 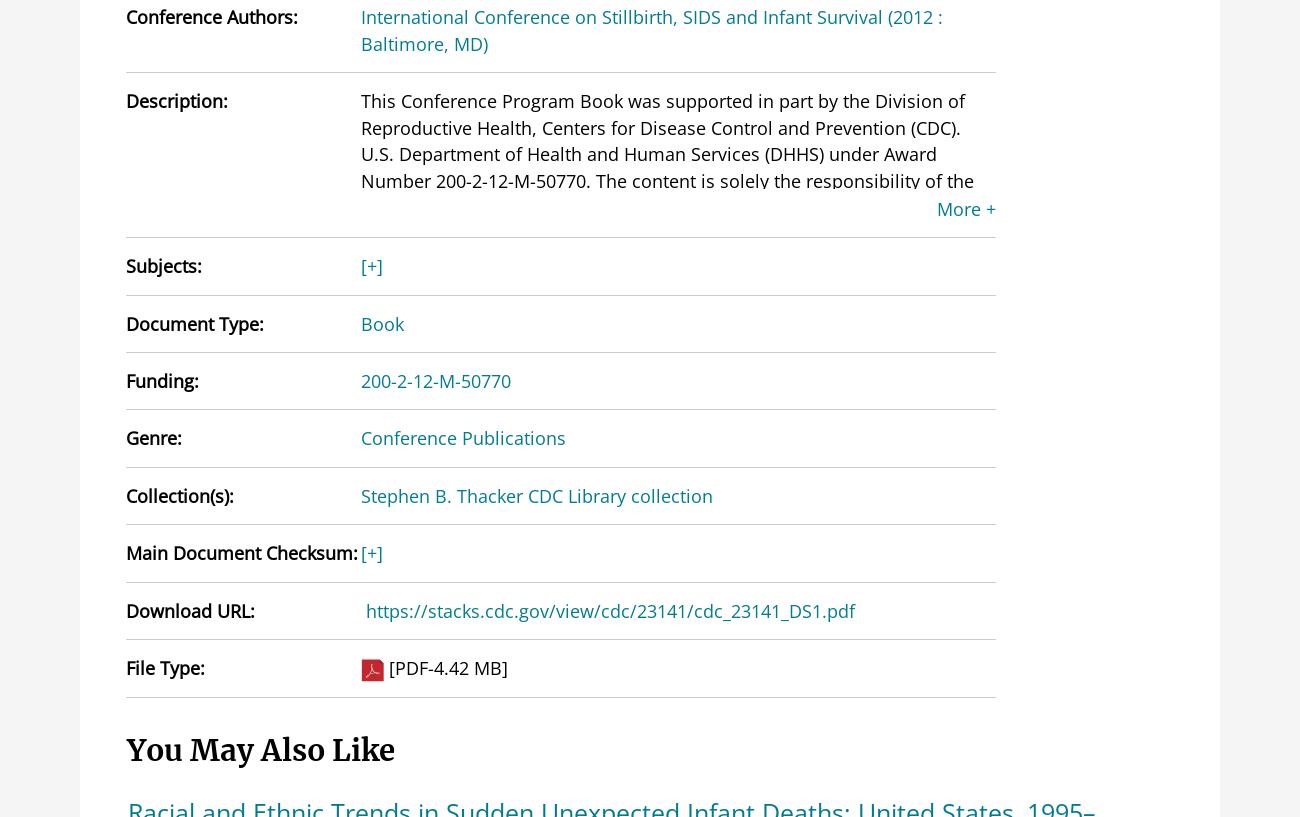 I want to click on 'Collection(s):', so click(x=180, y=494).